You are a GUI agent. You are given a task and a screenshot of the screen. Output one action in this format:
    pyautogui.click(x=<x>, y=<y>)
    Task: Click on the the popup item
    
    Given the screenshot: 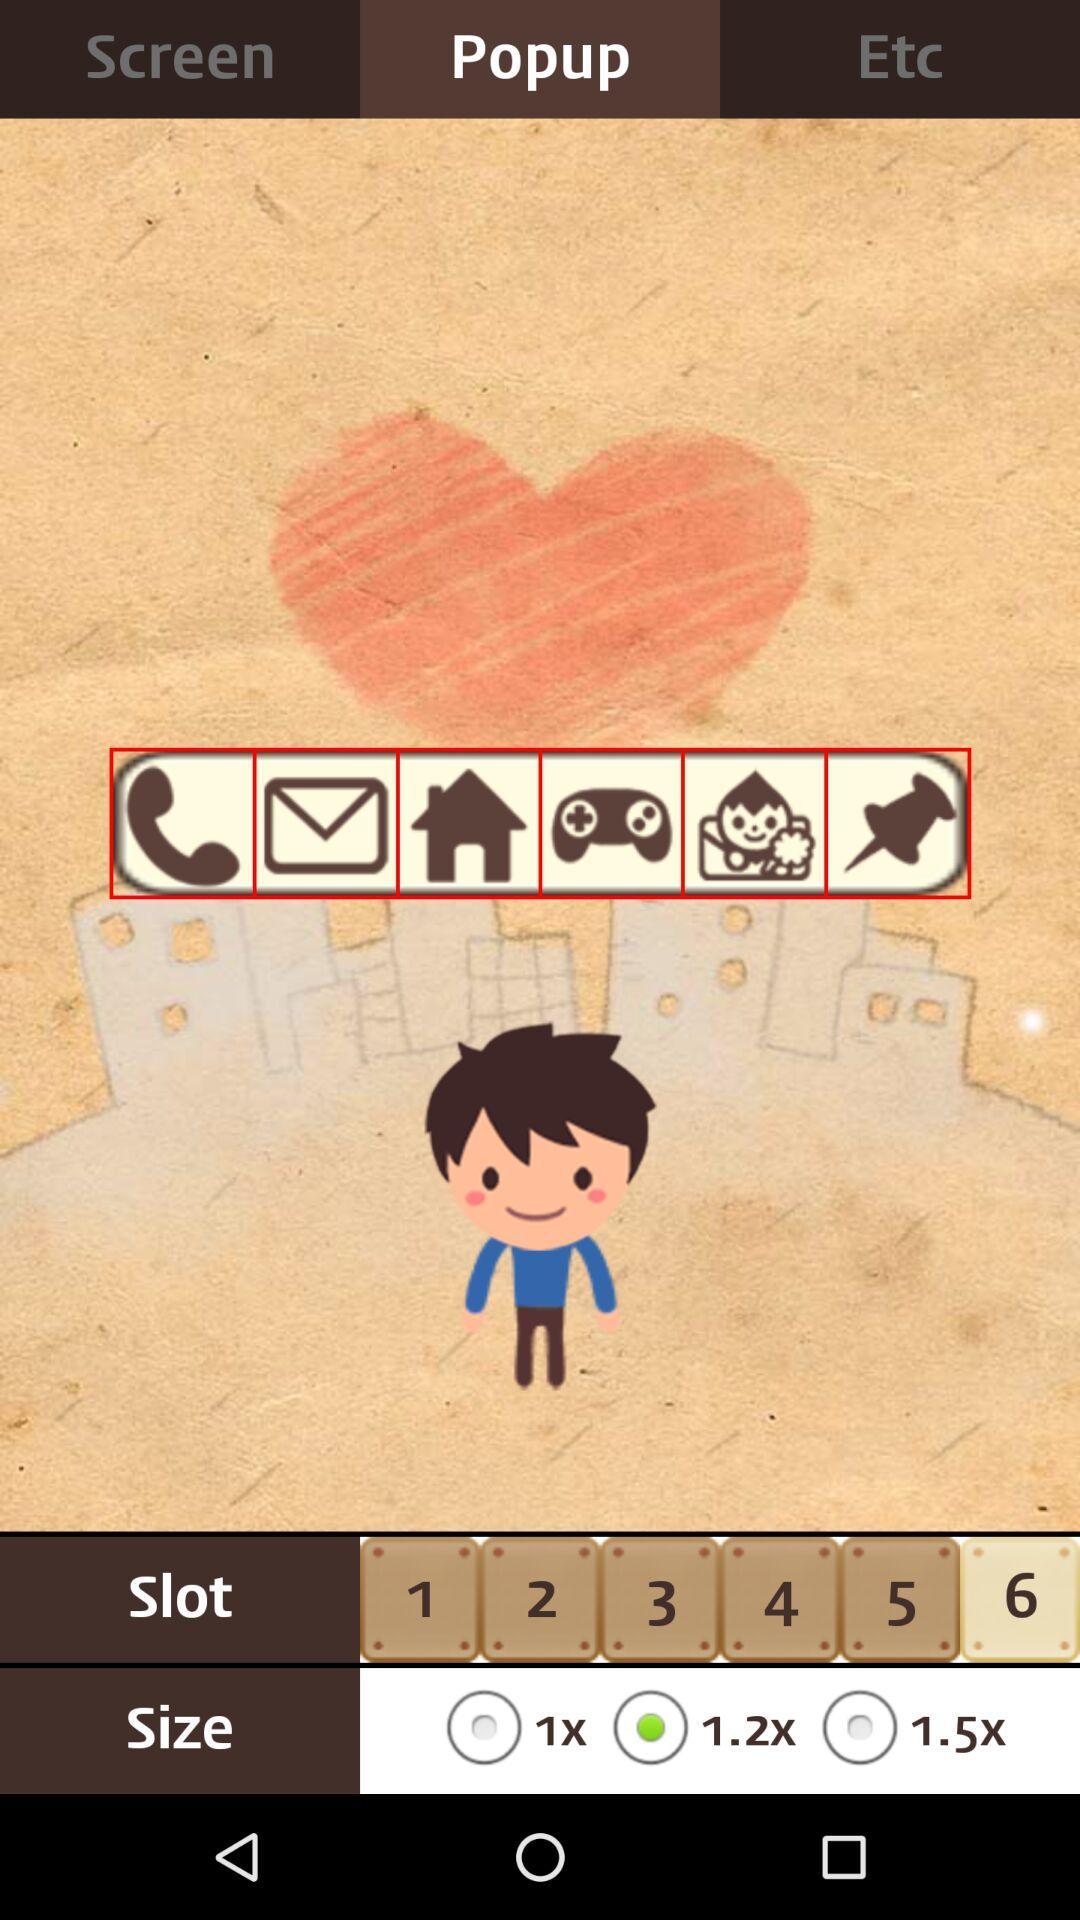 What is the action you would take?
    pyautogui.click(x=540, y=59)
    